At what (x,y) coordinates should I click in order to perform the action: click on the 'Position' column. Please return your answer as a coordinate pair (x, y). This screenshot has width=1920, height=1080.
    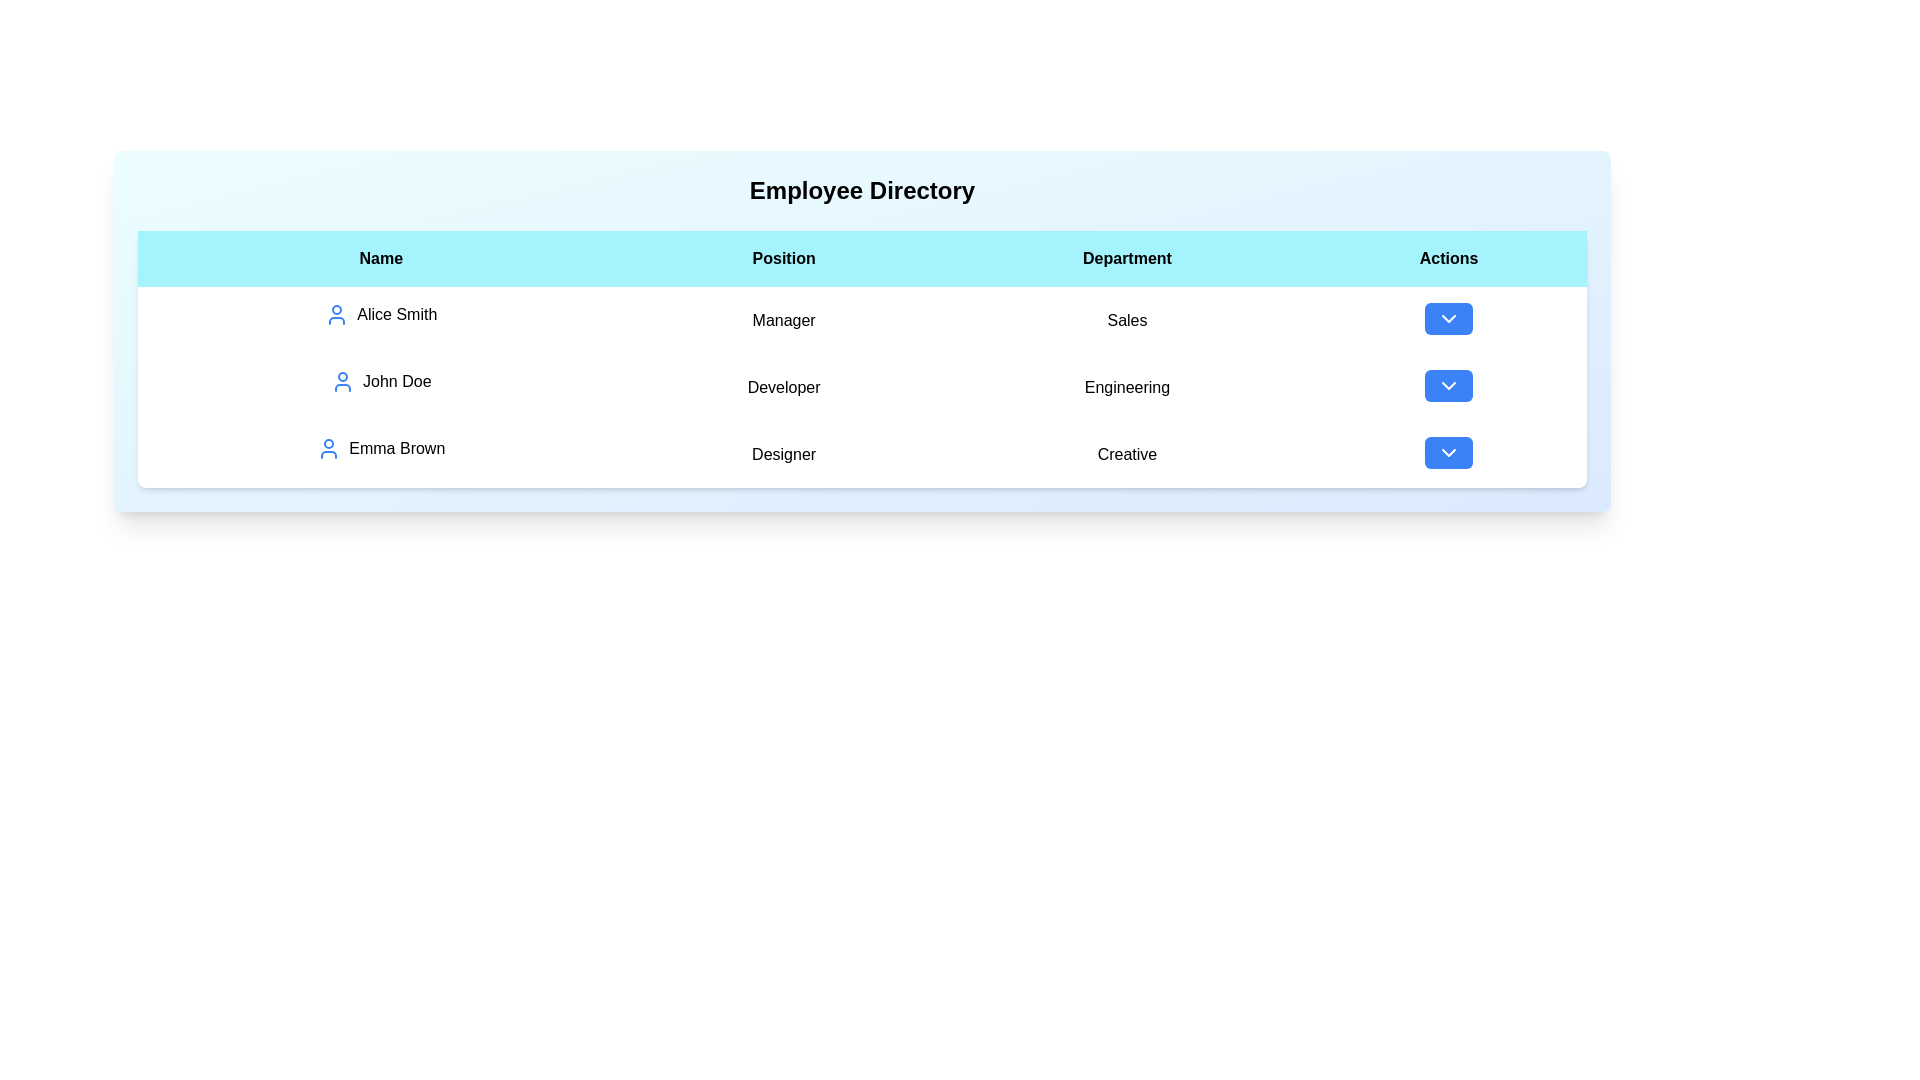
    Looking at the image, I should click on (782, 454).